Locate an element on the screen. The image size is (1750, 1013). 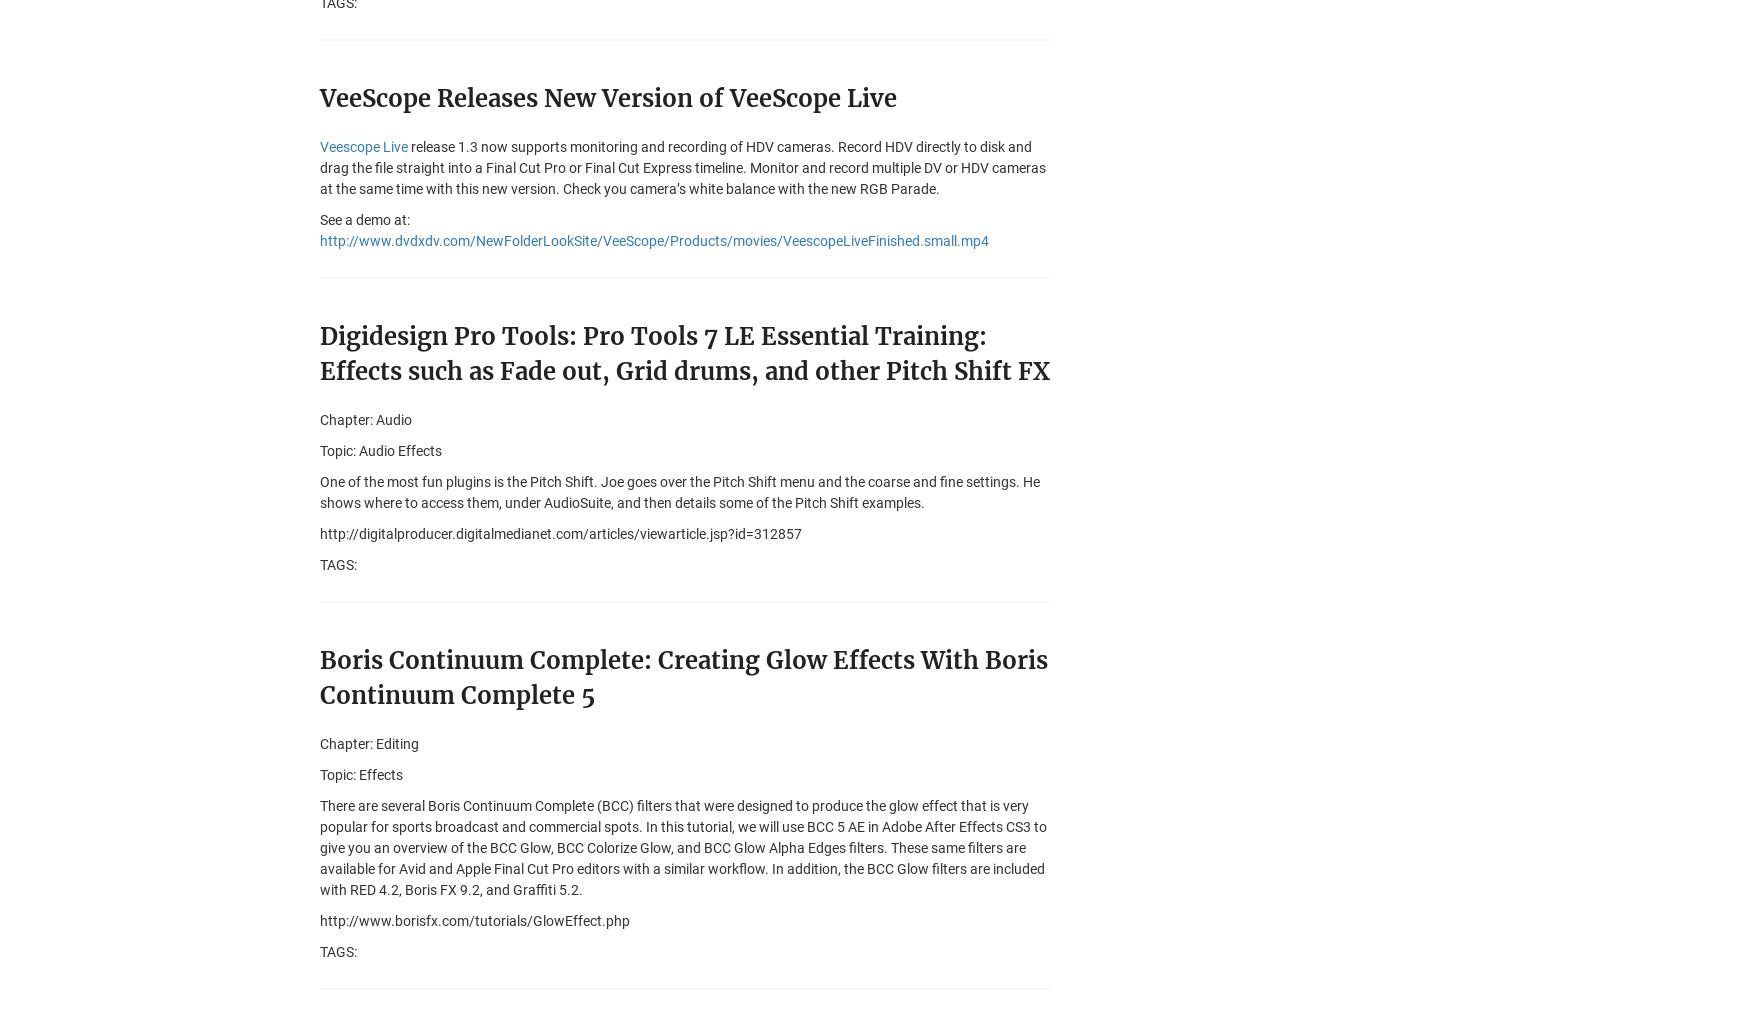
'Boris Continuum Complete: Creating Glow Effects With Boris Continuum Complete 5' is located at coordinates (683, 676).